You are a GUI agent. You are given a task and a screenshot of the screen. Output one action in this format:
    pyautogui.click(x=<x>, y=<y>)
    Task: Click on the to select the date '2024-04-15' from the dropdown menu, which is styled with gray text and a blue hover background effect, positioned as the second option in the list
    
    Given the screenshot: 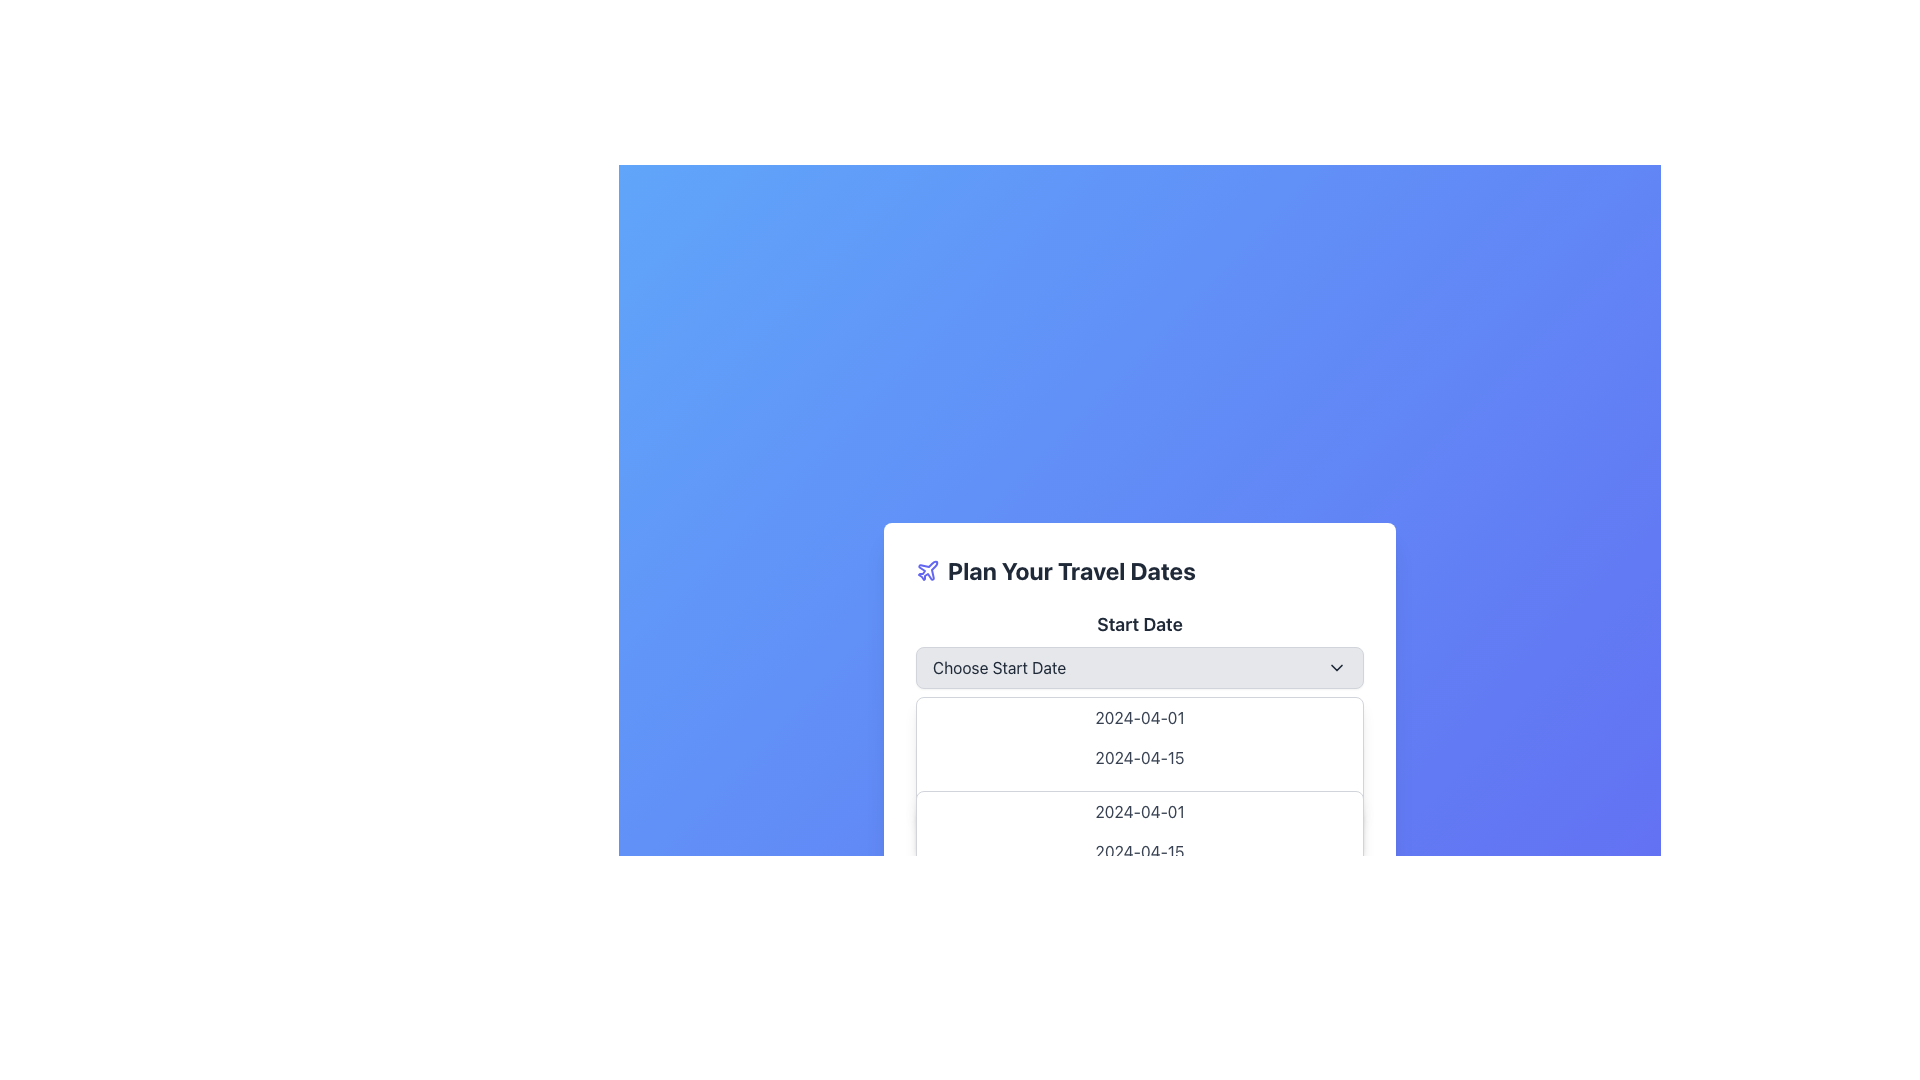 What is the action you would take?
    pyautogui.click(x=1140, y=758)
    